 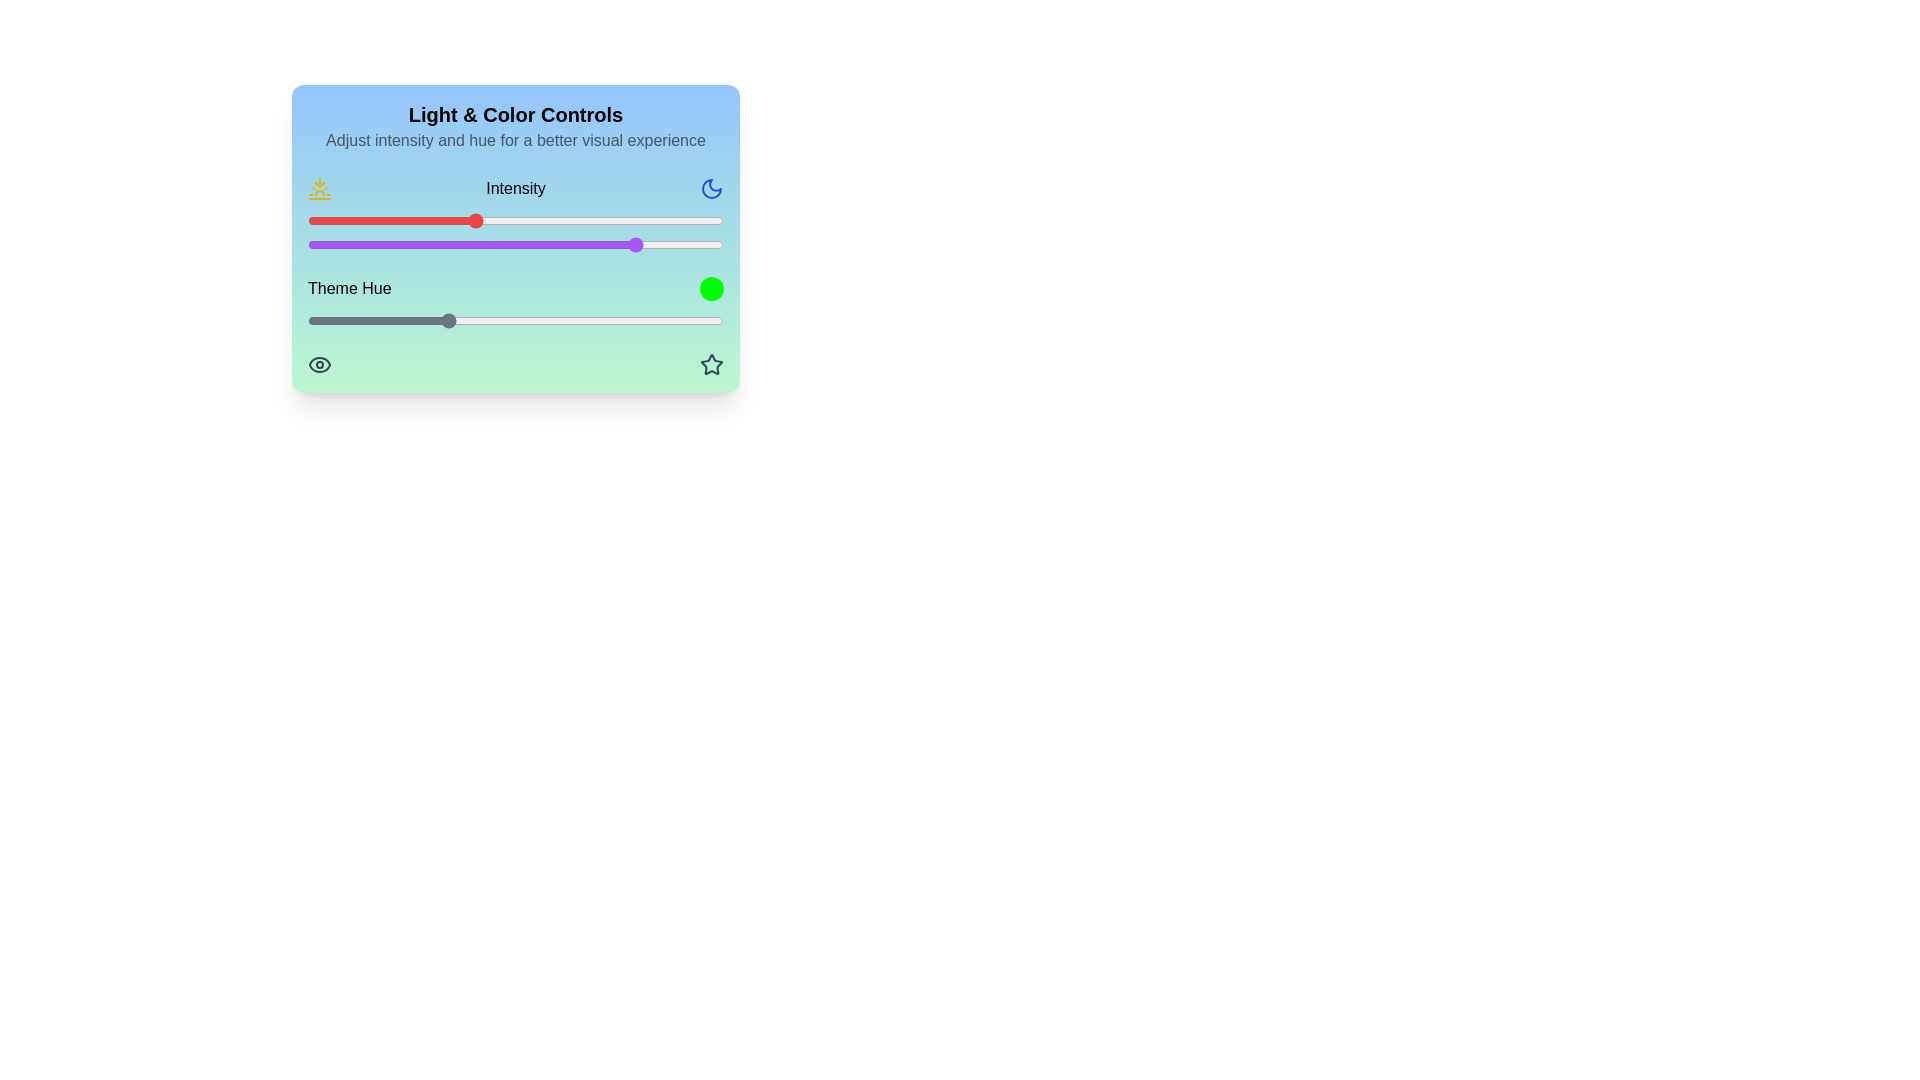 What do you see at coordinates (320, 365) in the screenshot?
I see `the leftmost icon button in the horizontal row beneath the sliders labeled 'Intensity' and 'Theme Hue'` at bounding box center [320, 365].